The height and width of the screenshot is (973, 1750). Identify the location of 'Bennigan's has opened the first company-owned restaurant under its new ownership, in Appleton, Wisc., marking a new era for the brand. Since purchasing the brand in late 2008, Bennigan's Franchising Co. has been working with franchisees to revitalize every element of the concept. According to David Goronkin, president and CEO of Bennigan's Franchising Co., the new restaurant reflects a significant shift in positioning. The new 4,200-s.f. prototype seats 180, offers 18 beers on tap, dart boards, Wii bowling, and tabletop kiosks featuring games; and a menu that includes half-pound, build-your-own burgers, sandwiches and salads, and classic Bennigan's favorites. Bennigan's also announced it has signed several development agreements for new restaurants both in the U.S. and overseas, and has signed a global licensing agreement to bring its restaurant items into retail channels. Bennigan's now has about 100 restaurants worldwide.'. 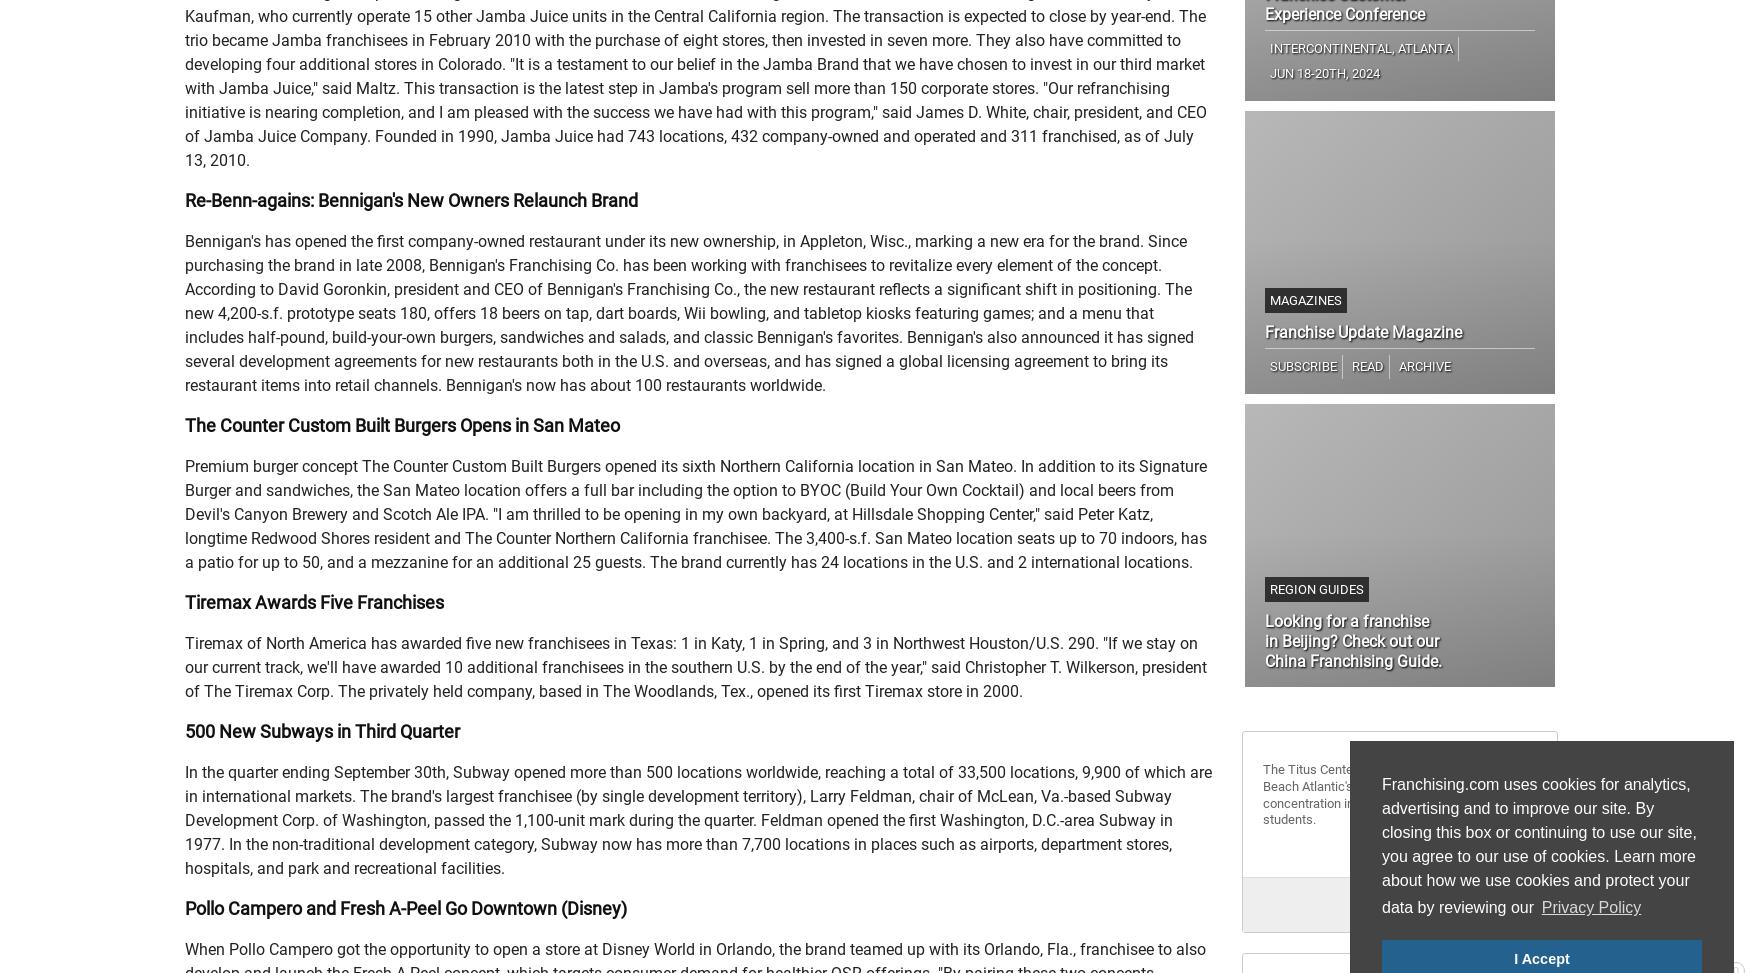
(689, 313).